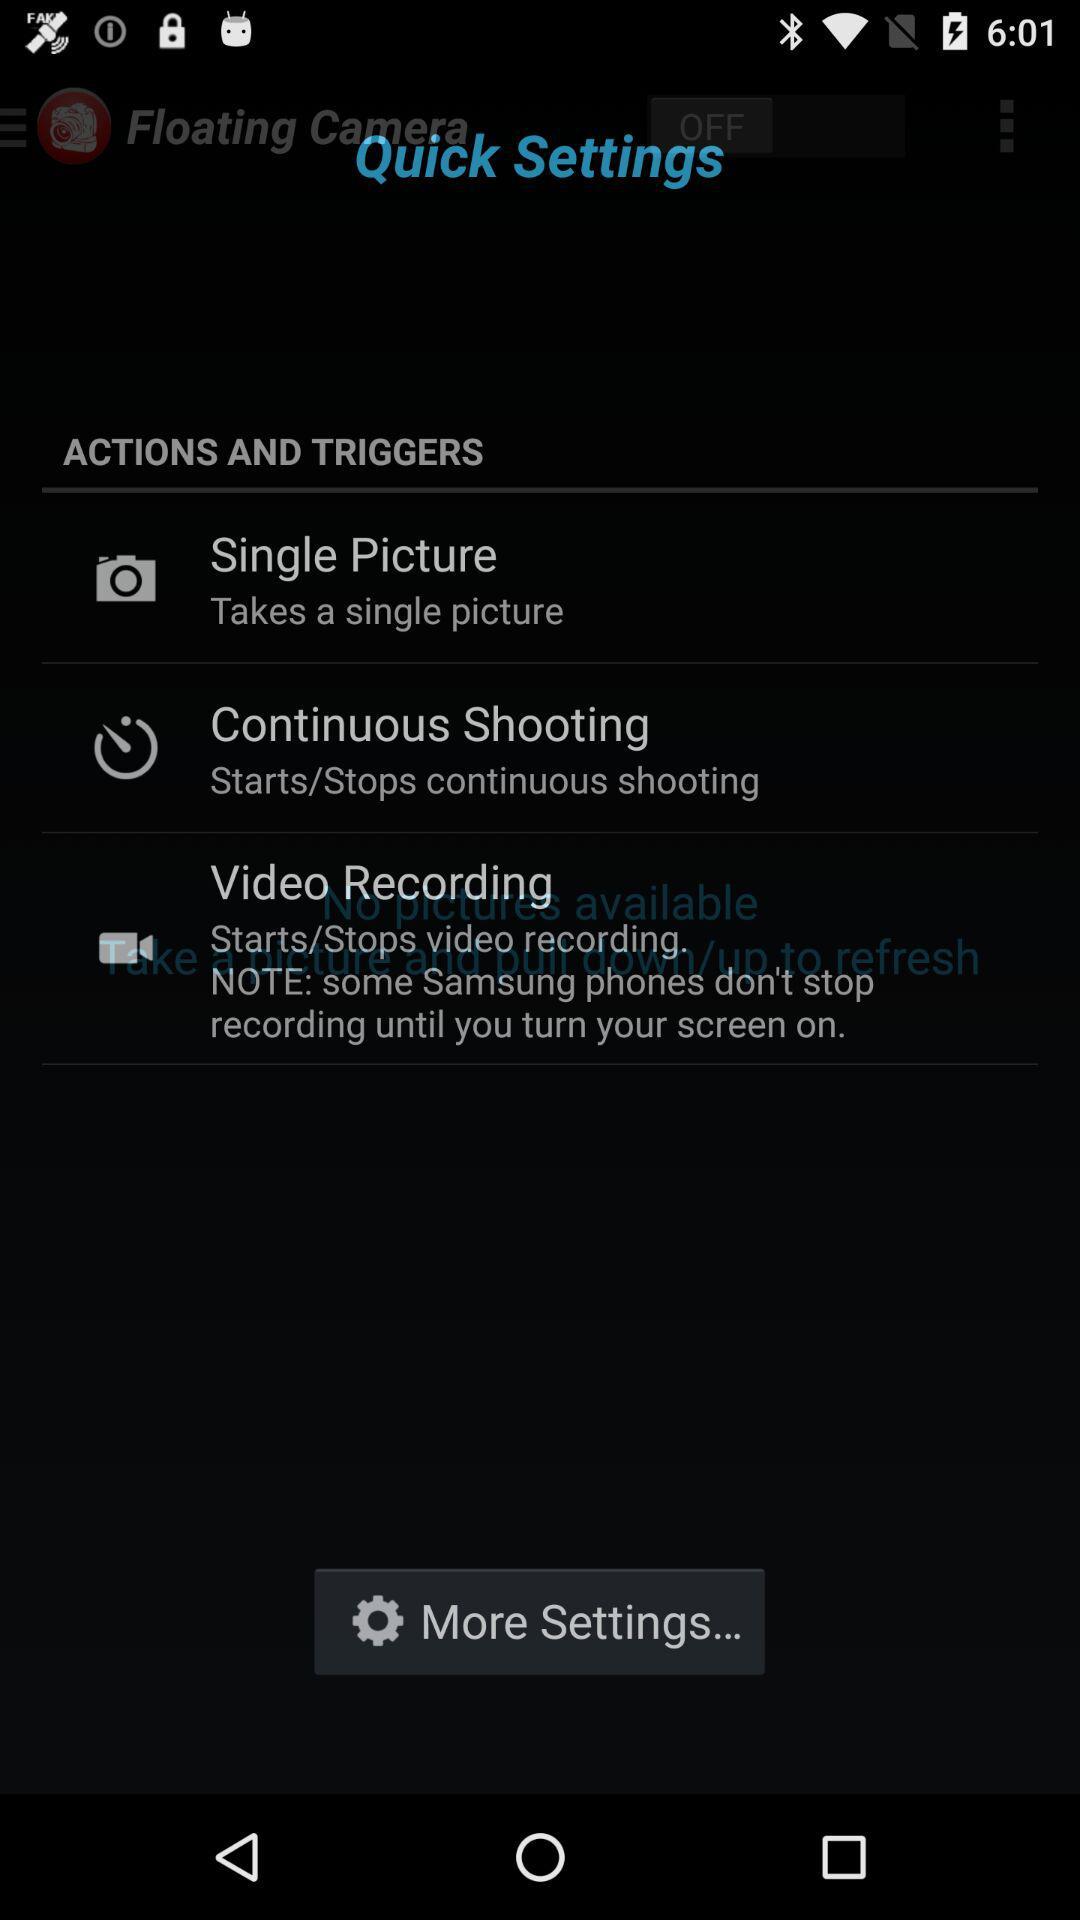 The height and width of the screenshot is (1920, 1080). What do you see at coordinates (540, 449) in the screenshot?
I see `item below the quick settings app` at bounding box center [540, 449].